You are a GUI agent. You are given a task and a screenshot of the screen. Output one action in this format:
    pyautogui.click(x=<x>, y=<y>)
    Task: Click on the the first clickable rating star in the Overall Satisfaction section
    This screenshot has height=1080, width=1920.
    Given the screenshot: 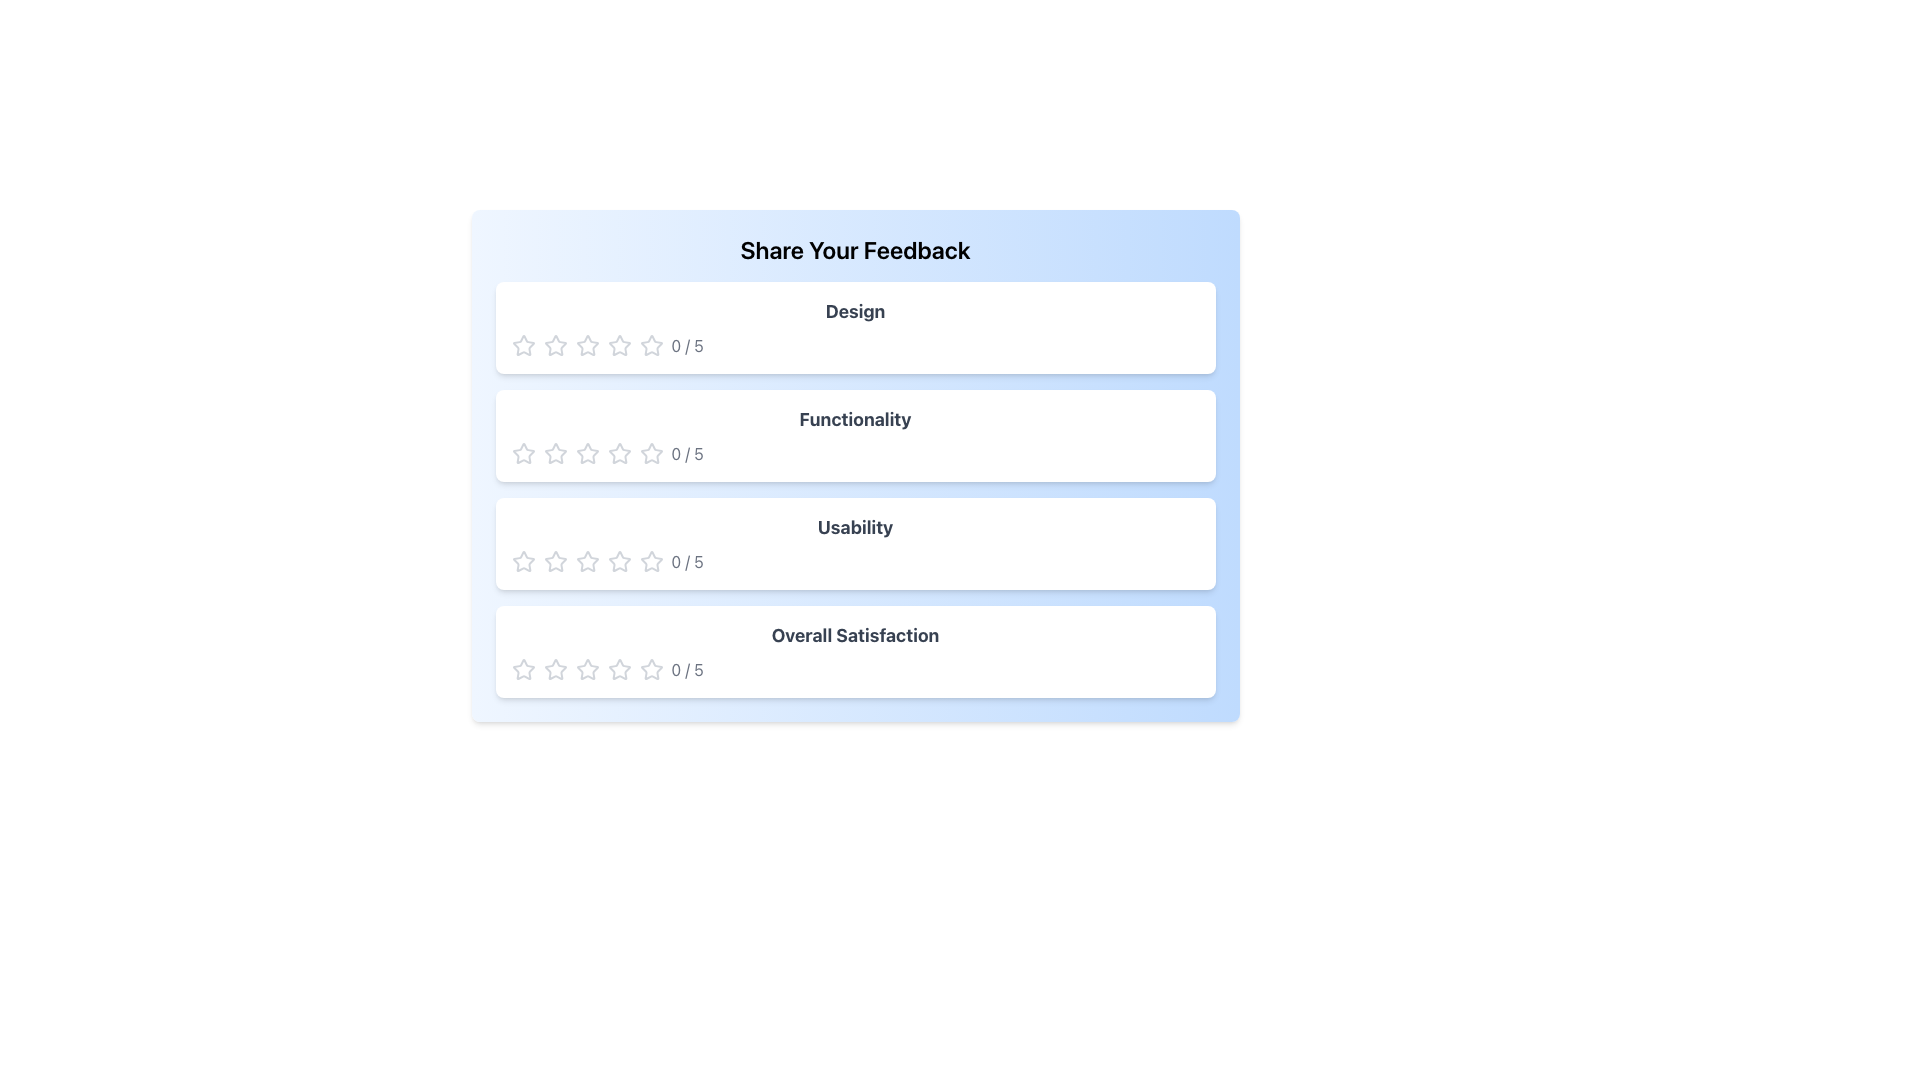 What is the action you would take?
    pyautogui.click(x=523, y=669)
    